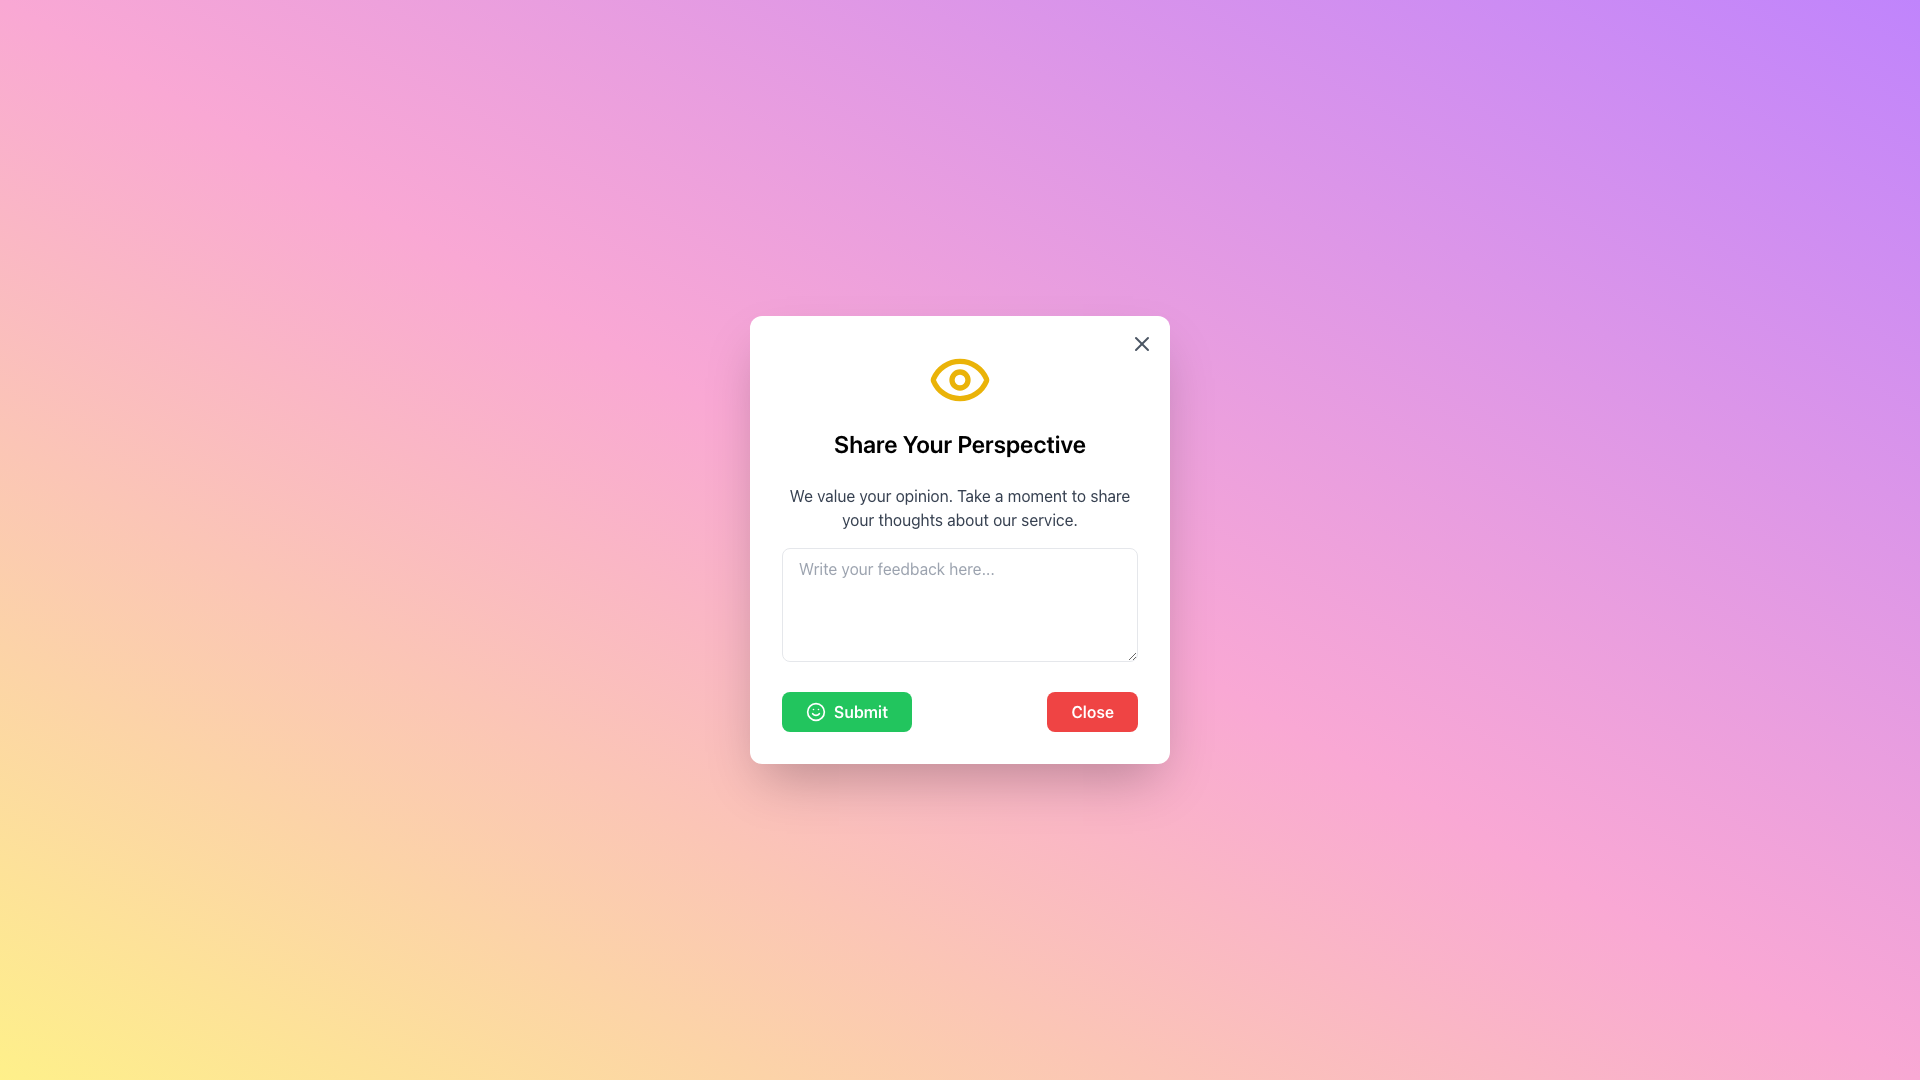  What do you see at coordinates (816, 711) in the screenshot?
I see `the smiley face icon located inside the green 'Submit' button at the bottom-left of the dialog box` at bounding box center [816, 711].